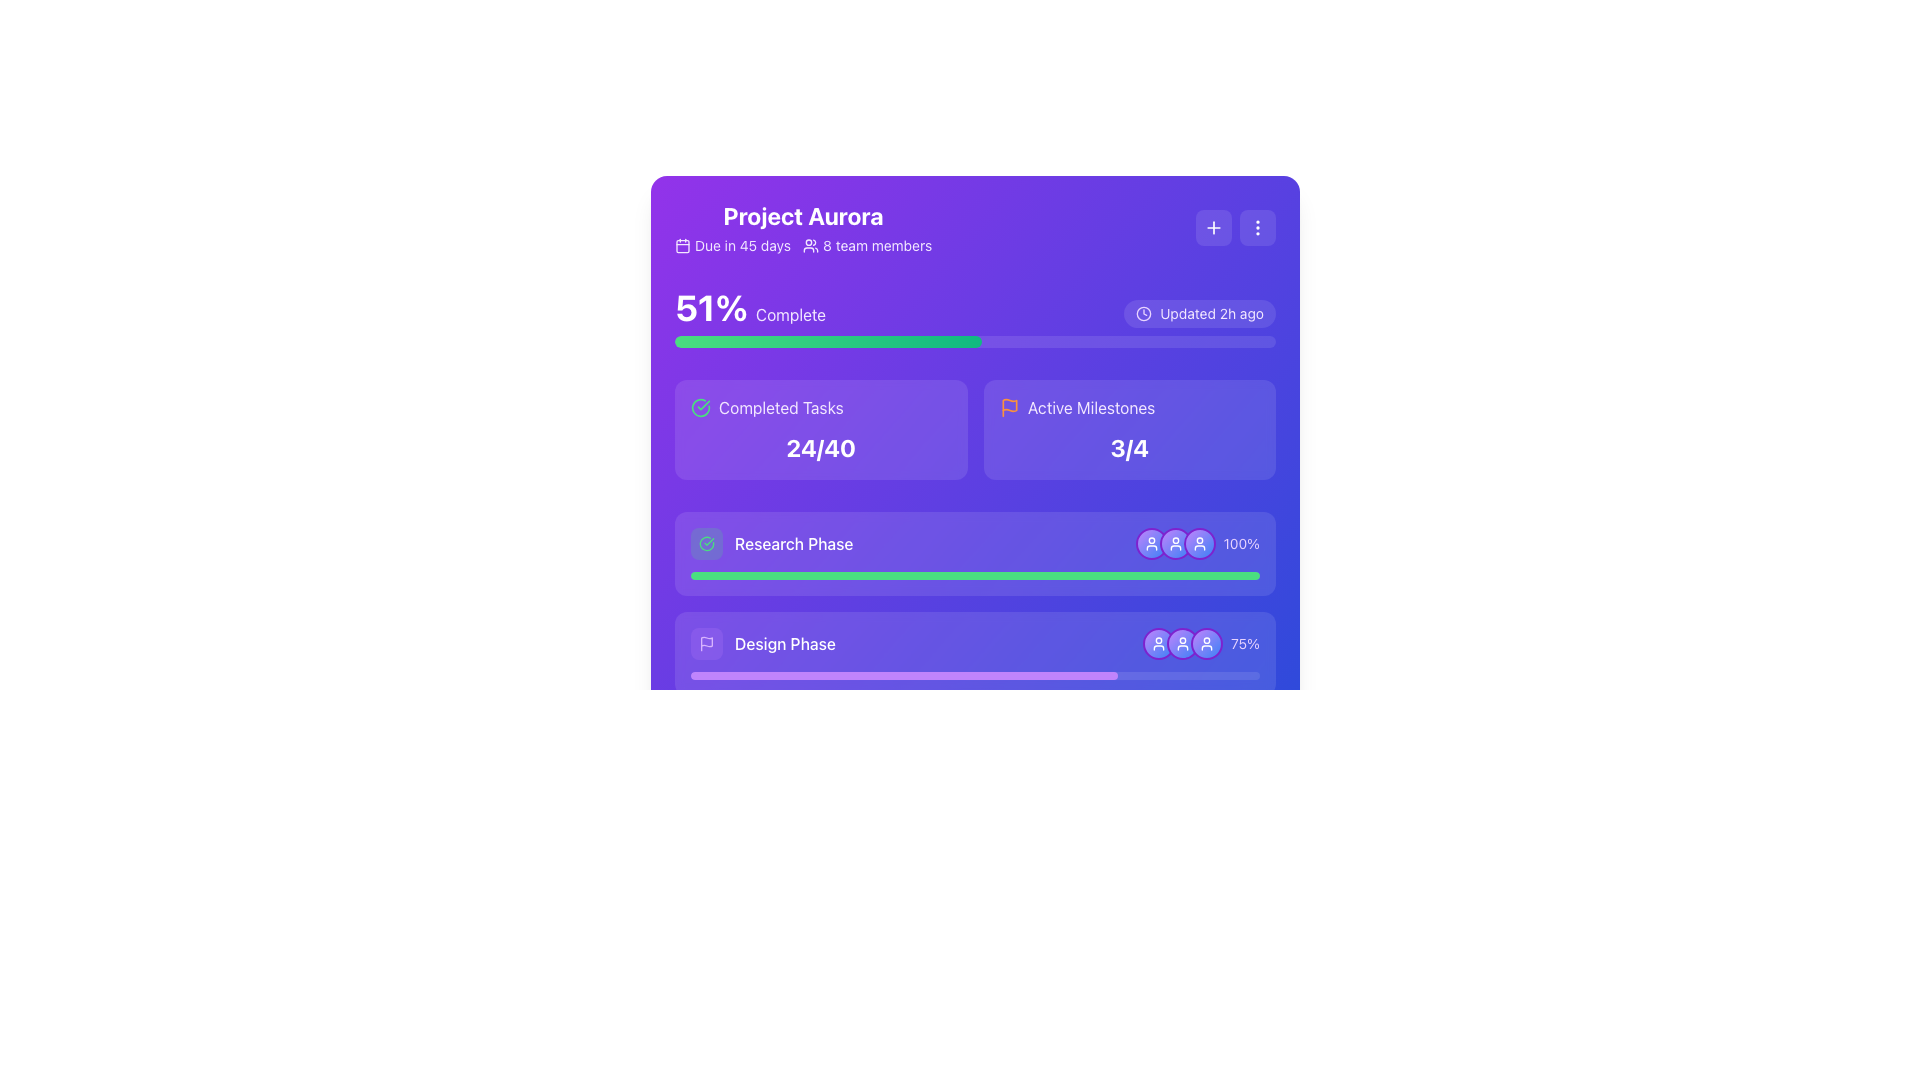  What do you see at coordinates (1205, 644) in the screenshot?
I see `the circular avatar icon with a gradient background transitioning from purple to blue, located in the lower right section of the card next to the 'Design Phase' progress bar, specifically the third icon in a horizontal group of three` at bounding box center [1205, 644].